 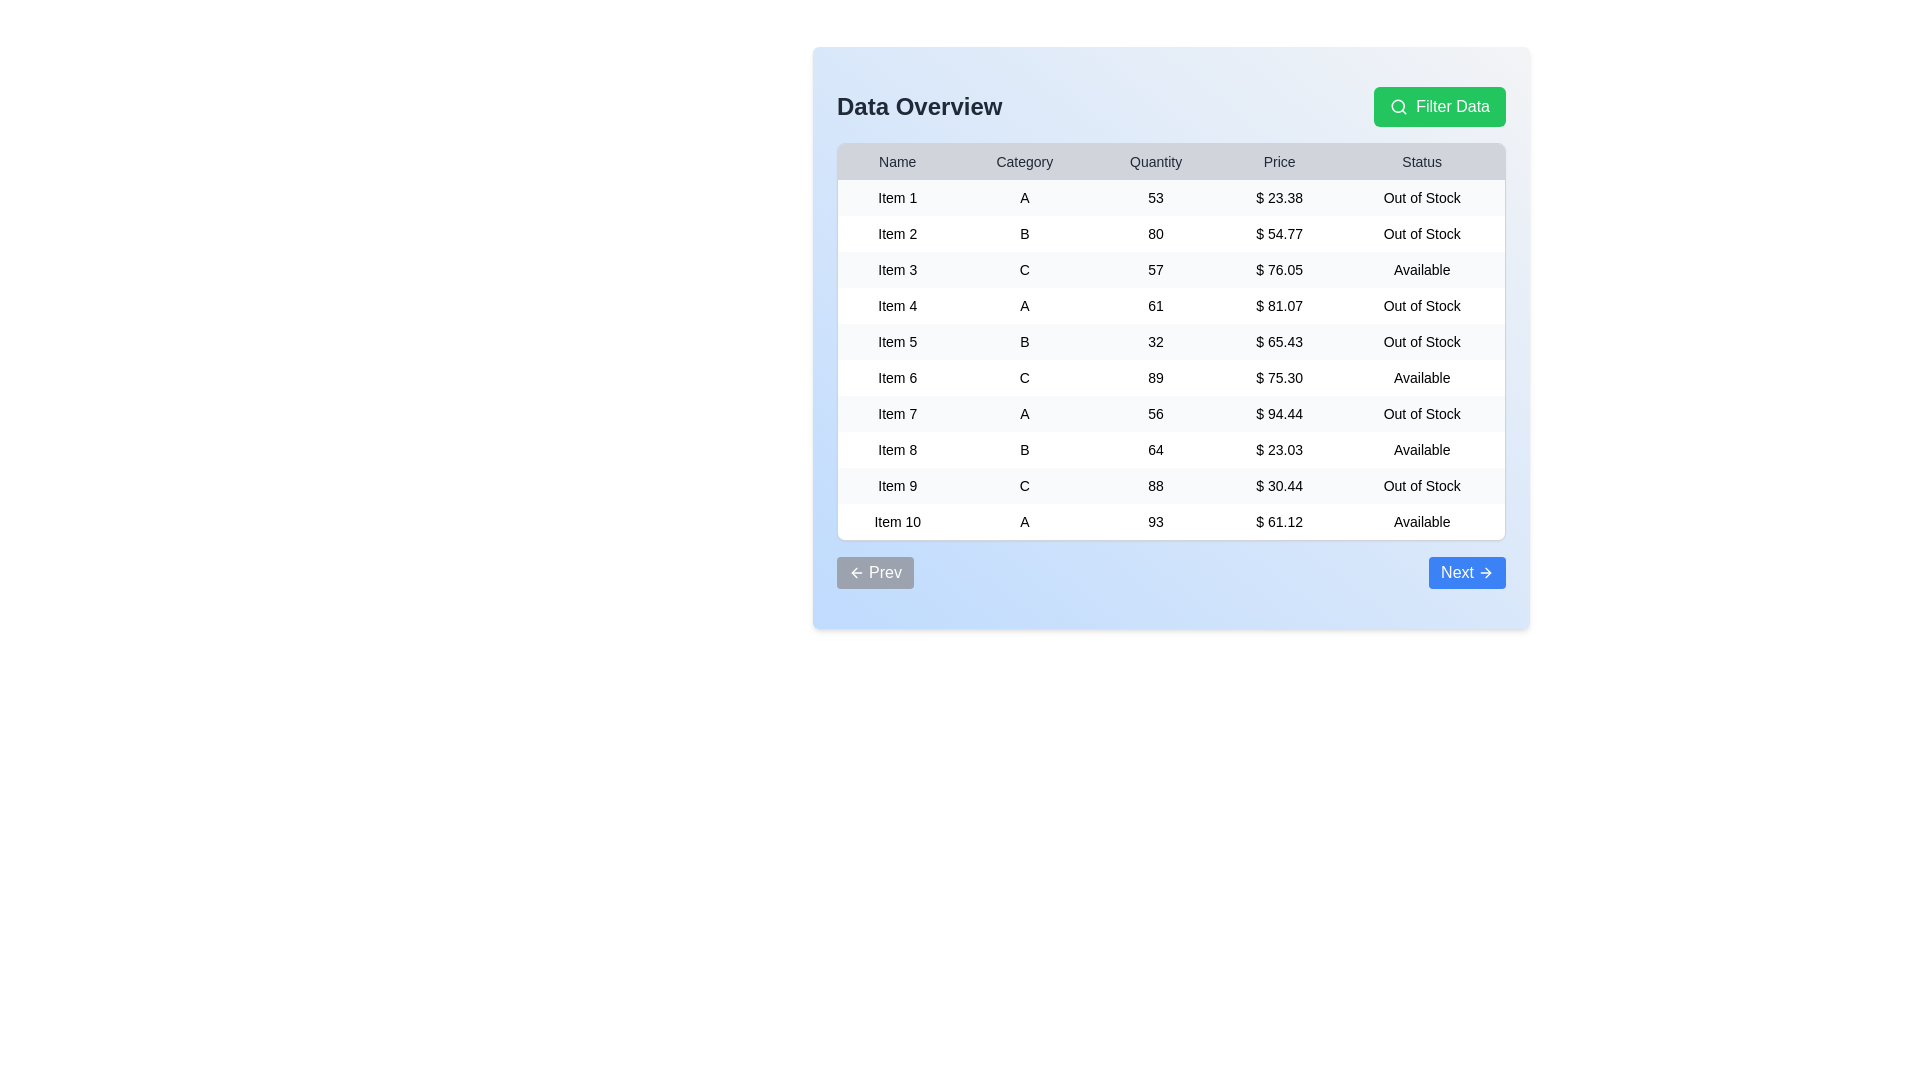 What do you see at coordinates (1440, 107) in the screenshot?
I see `'Filter Data' button to open the filter panel` at bounding box center [1440, 107].